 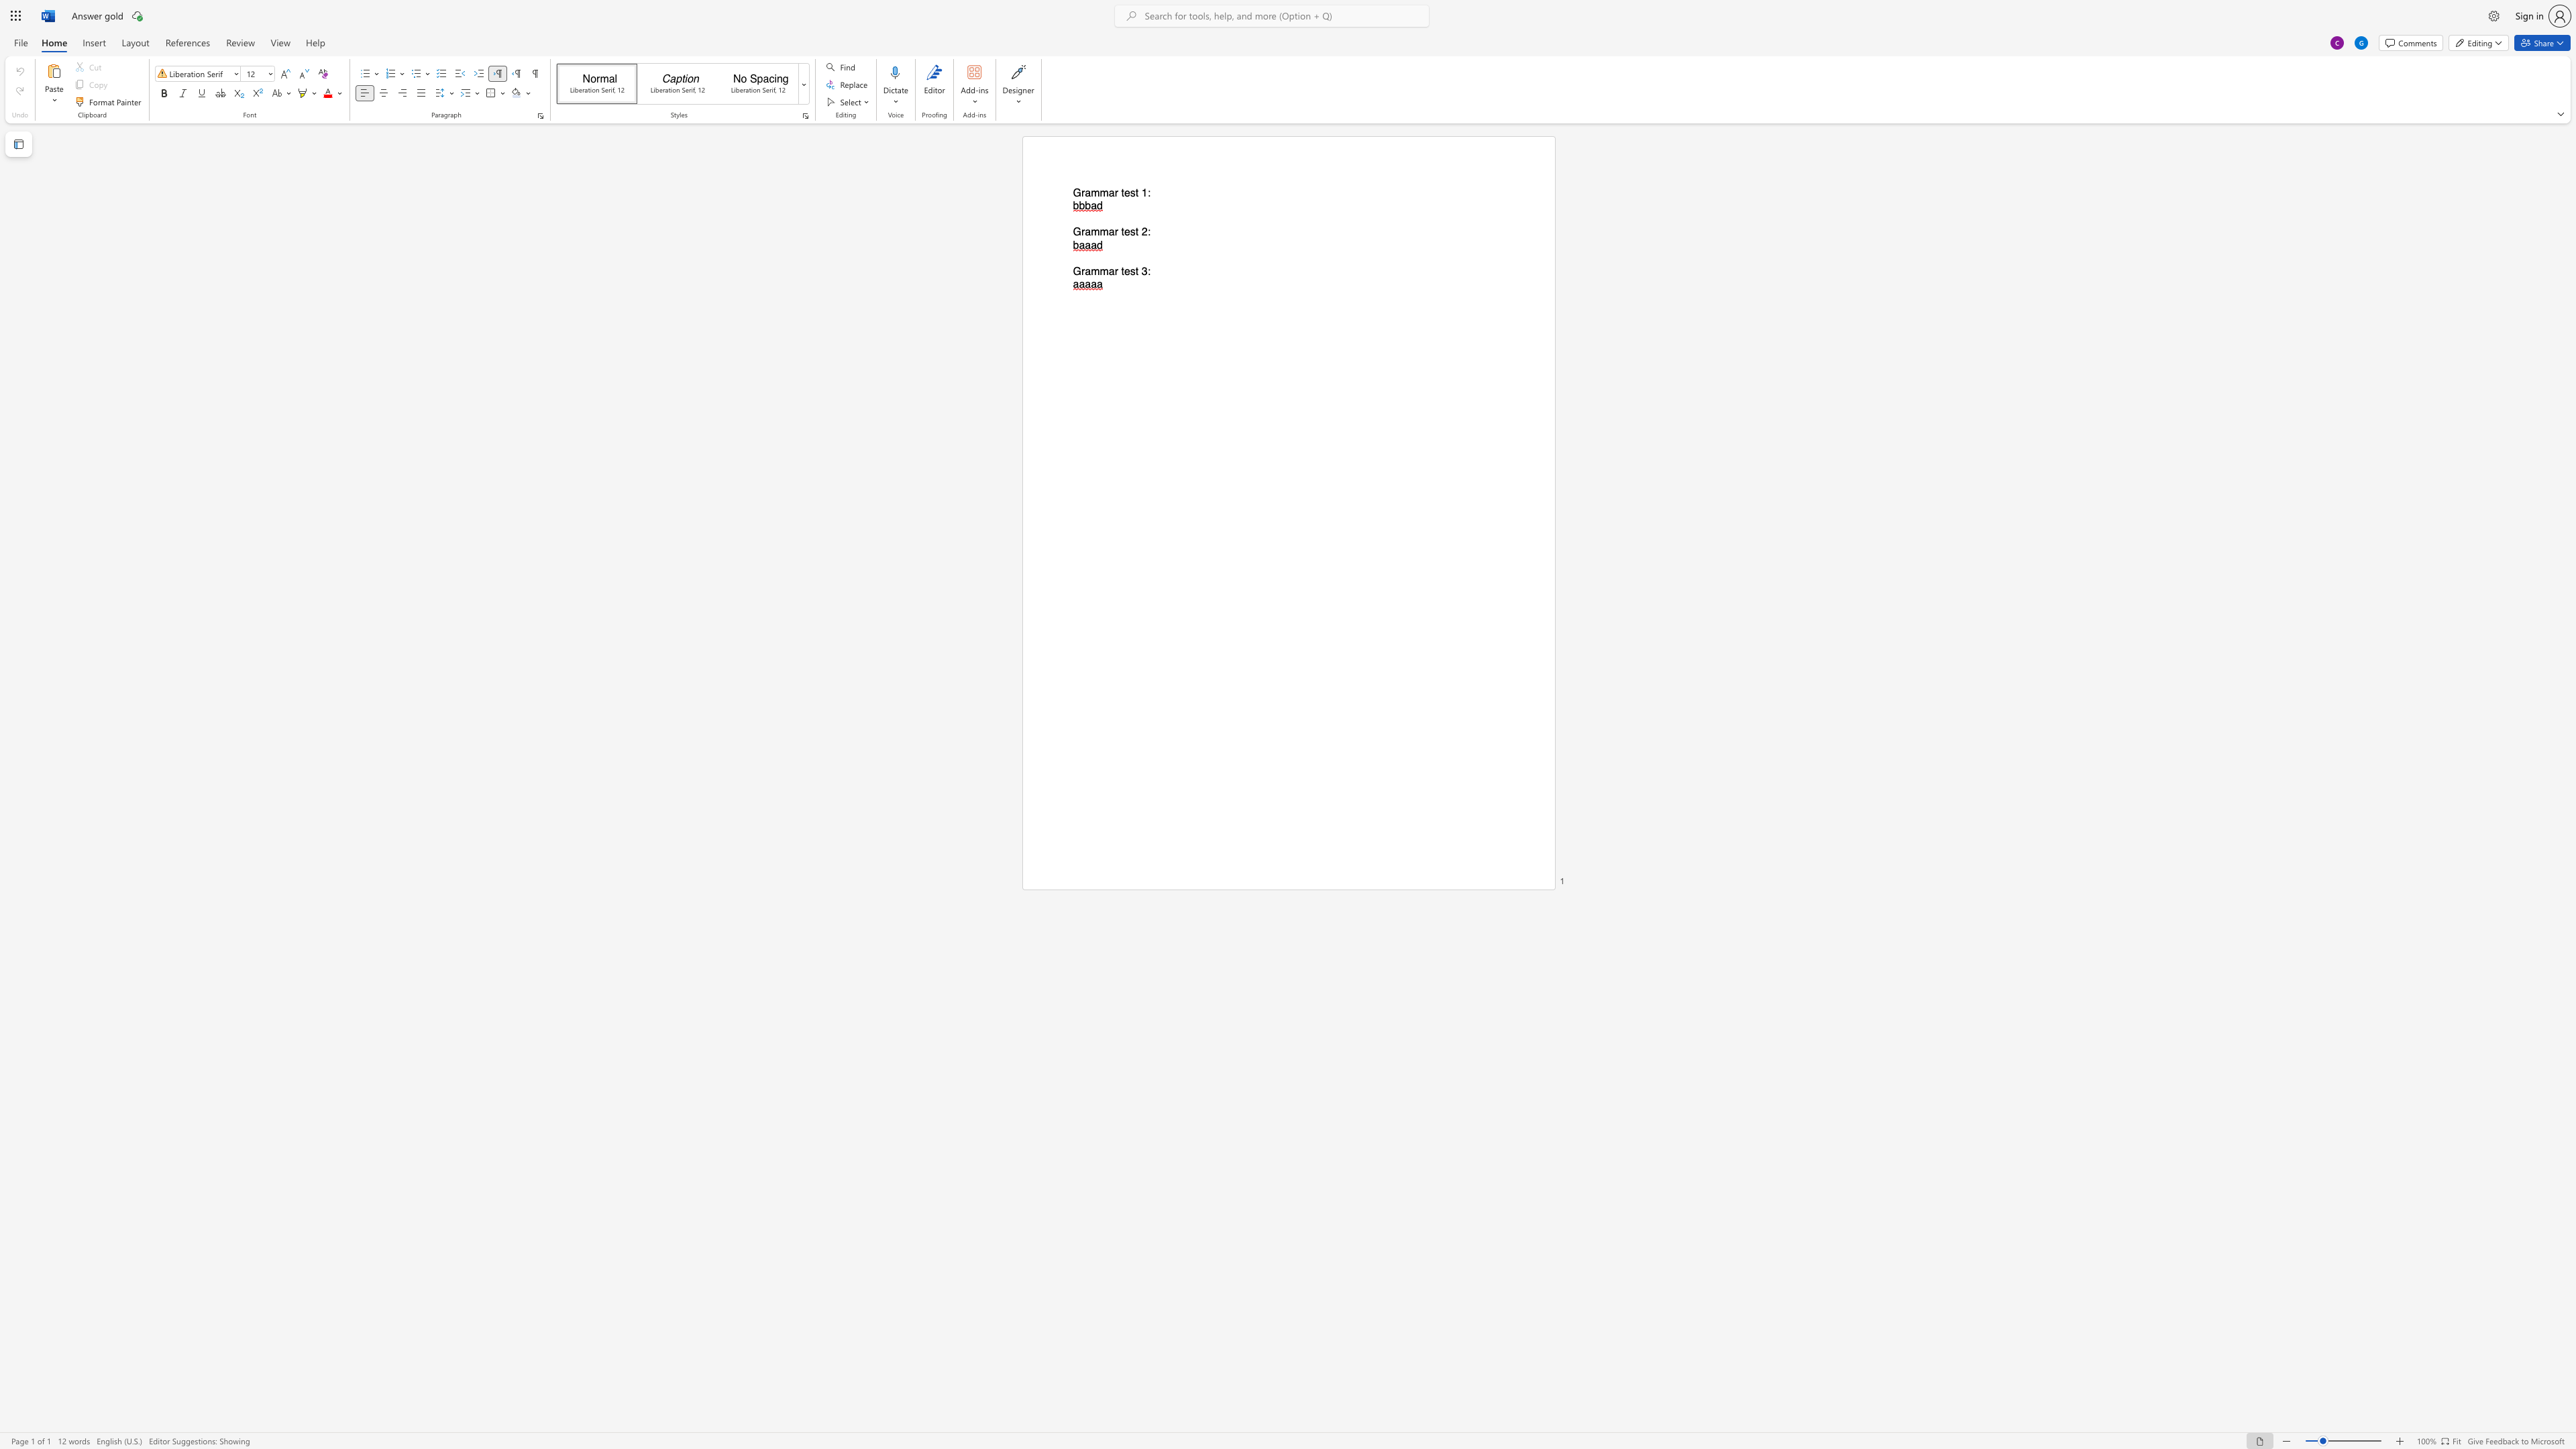 I want to click on the subset text "ar tes" within the text "Grammar test 2:", so click(x=1108, y=231).